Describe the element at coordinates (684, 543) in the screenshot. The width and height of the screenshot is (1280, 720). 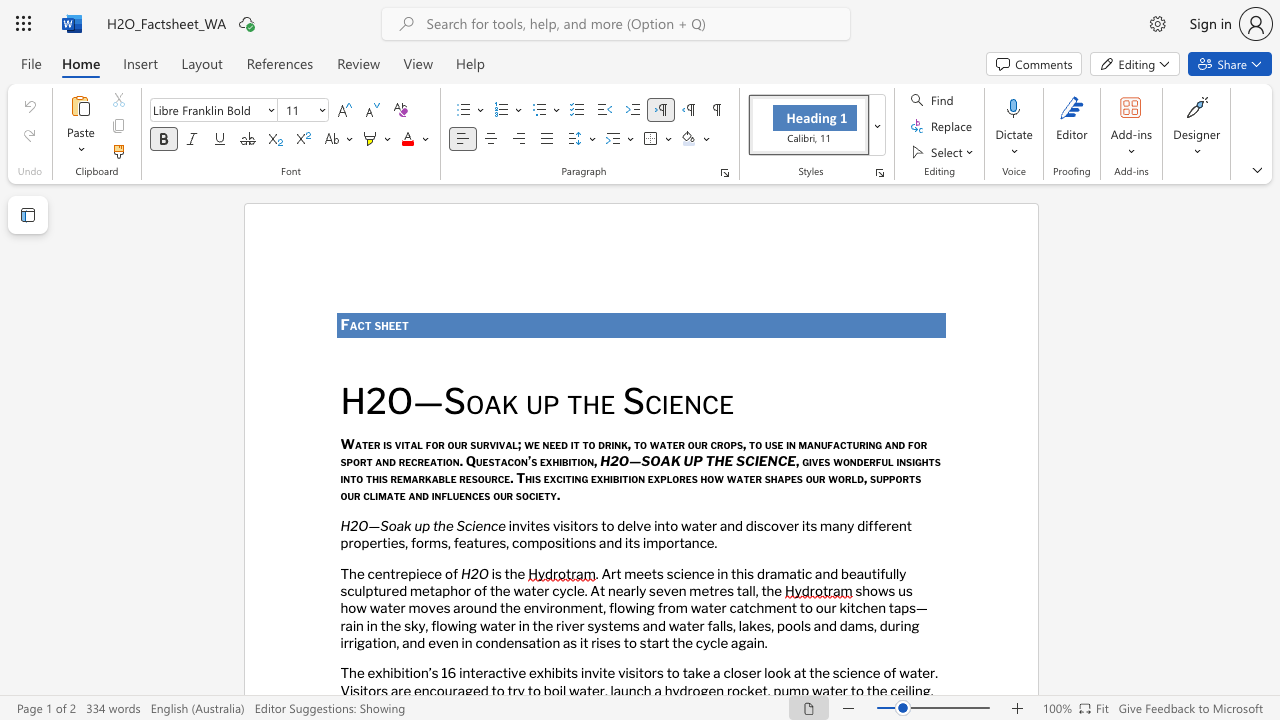
I see `the subset text "anc" within the text "and its importance."` at that location.